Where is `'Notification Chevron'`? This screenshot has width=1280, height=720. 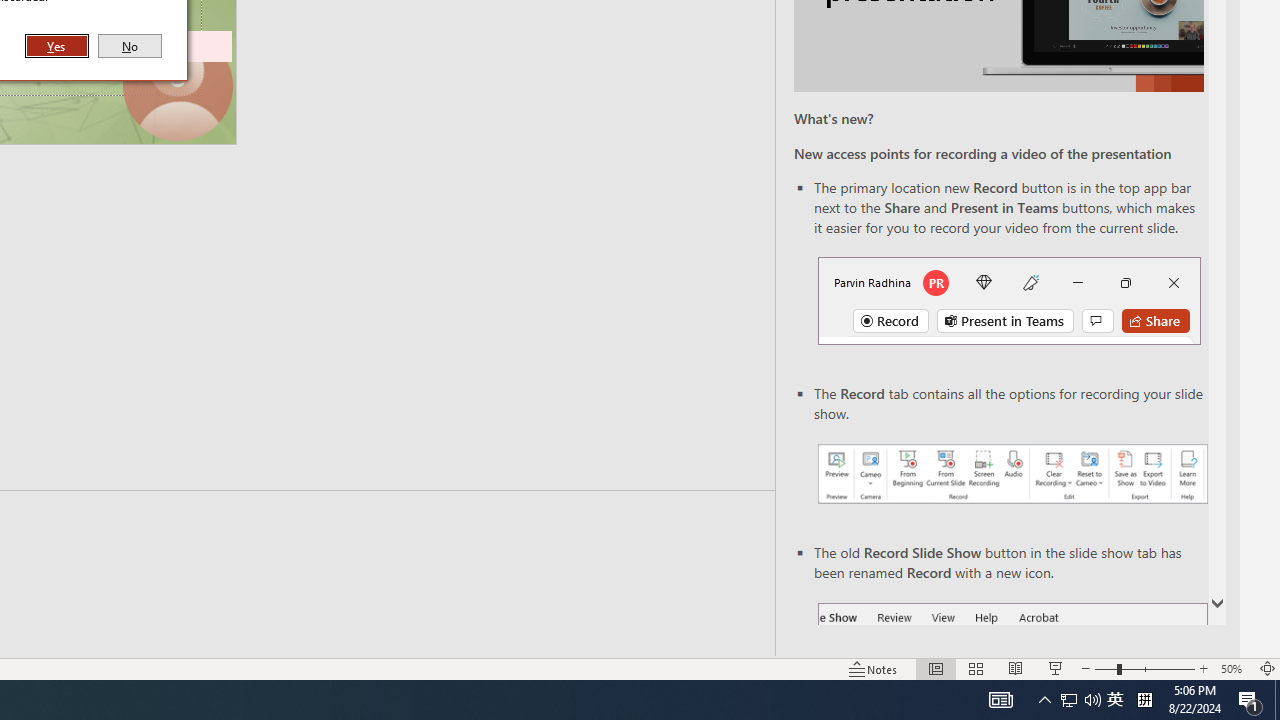 'Notification Chevron' is located at coordinates (1044, 698).